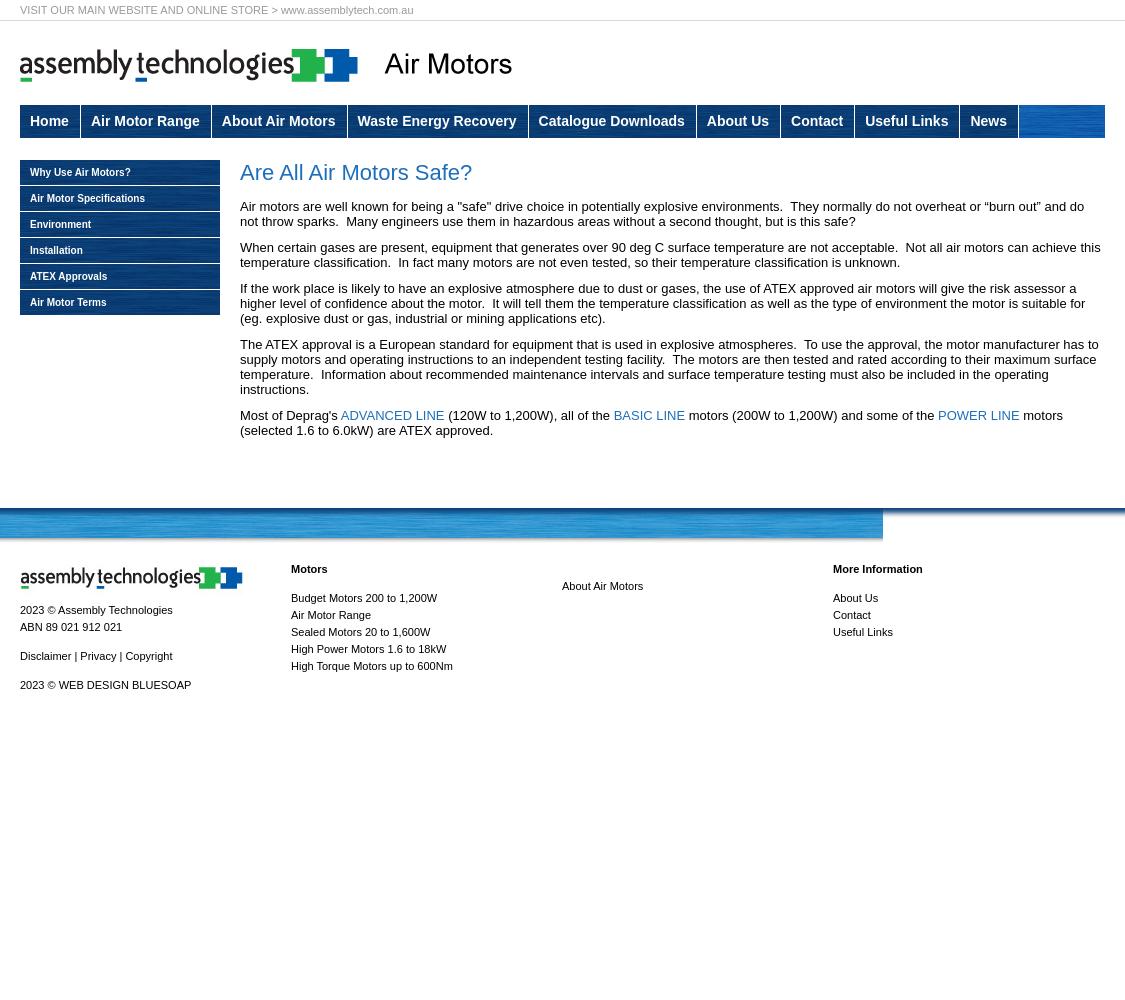  Describe the element at coordinates (96, 656) in the screenshot. I see `'Privacy'` at that location.